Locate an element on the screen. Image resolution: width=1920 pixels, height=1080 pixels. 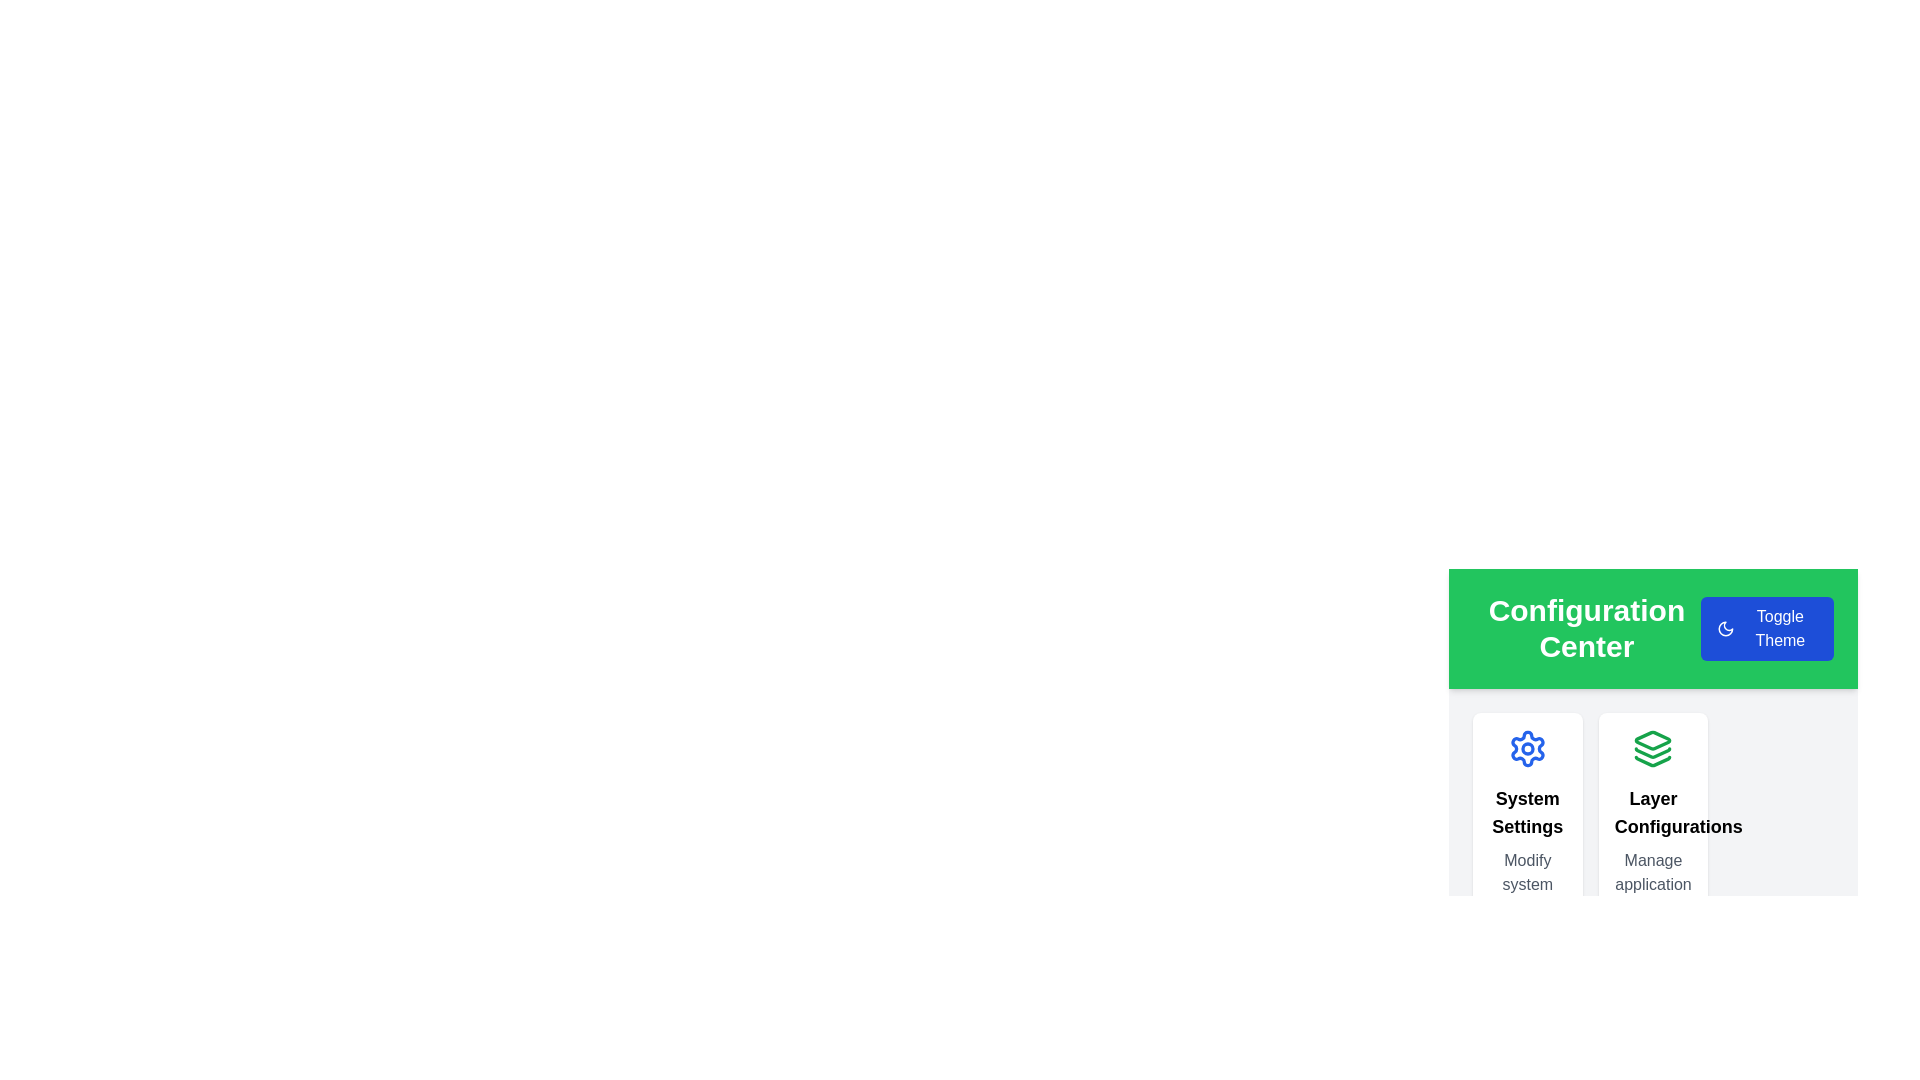
the green and white icon resembling a stack of layers with a diamond-like shape in the center, located within the 'Layer Configurations' menu is located at coordinates (1653, 740).